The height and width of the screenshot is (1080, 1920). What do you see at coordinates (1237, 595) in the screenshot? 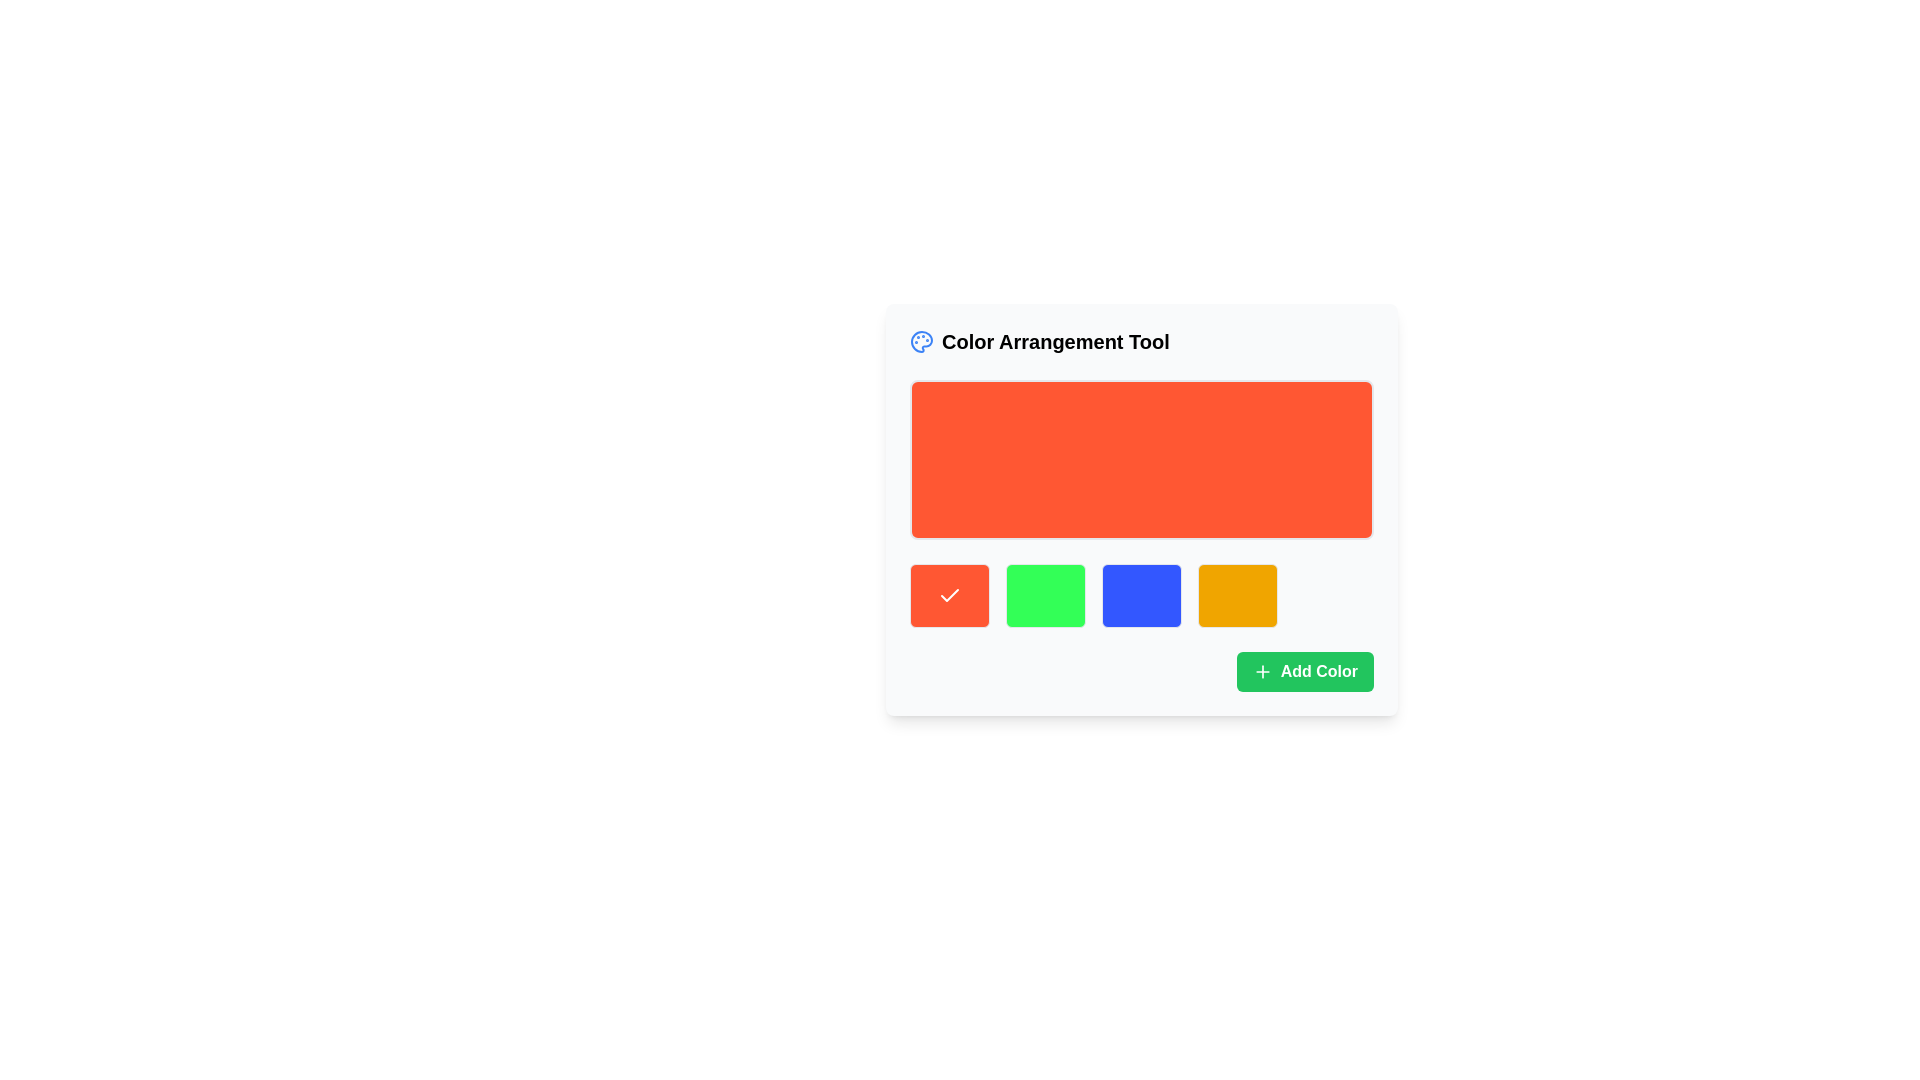
I see `the fifth selectable block with an orange-yellow background` at bounding box center [1237, 595].